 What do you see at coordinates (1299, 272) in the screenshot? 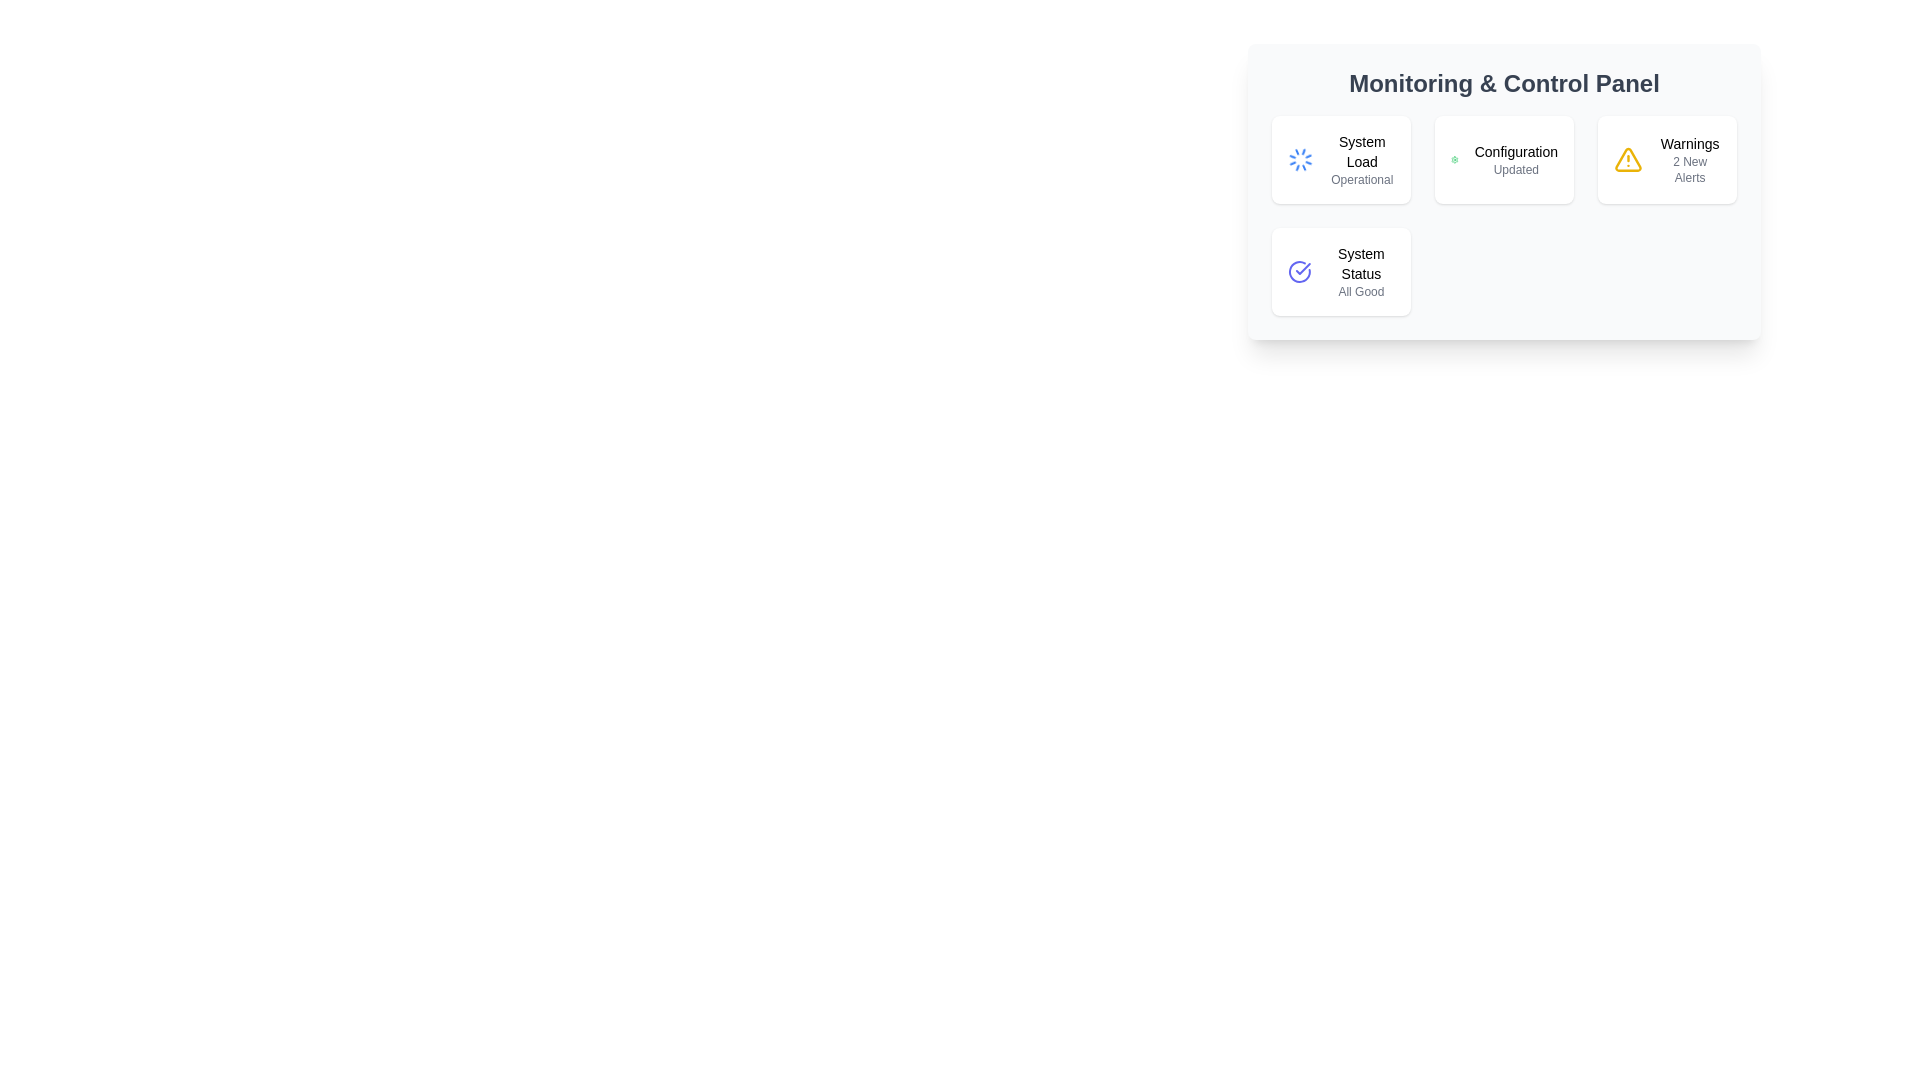
I see `the system status icon that visually indicates good operational condition, located within the 'System Status' section, aligned to the left margin` at bounding box center [1299, 272].